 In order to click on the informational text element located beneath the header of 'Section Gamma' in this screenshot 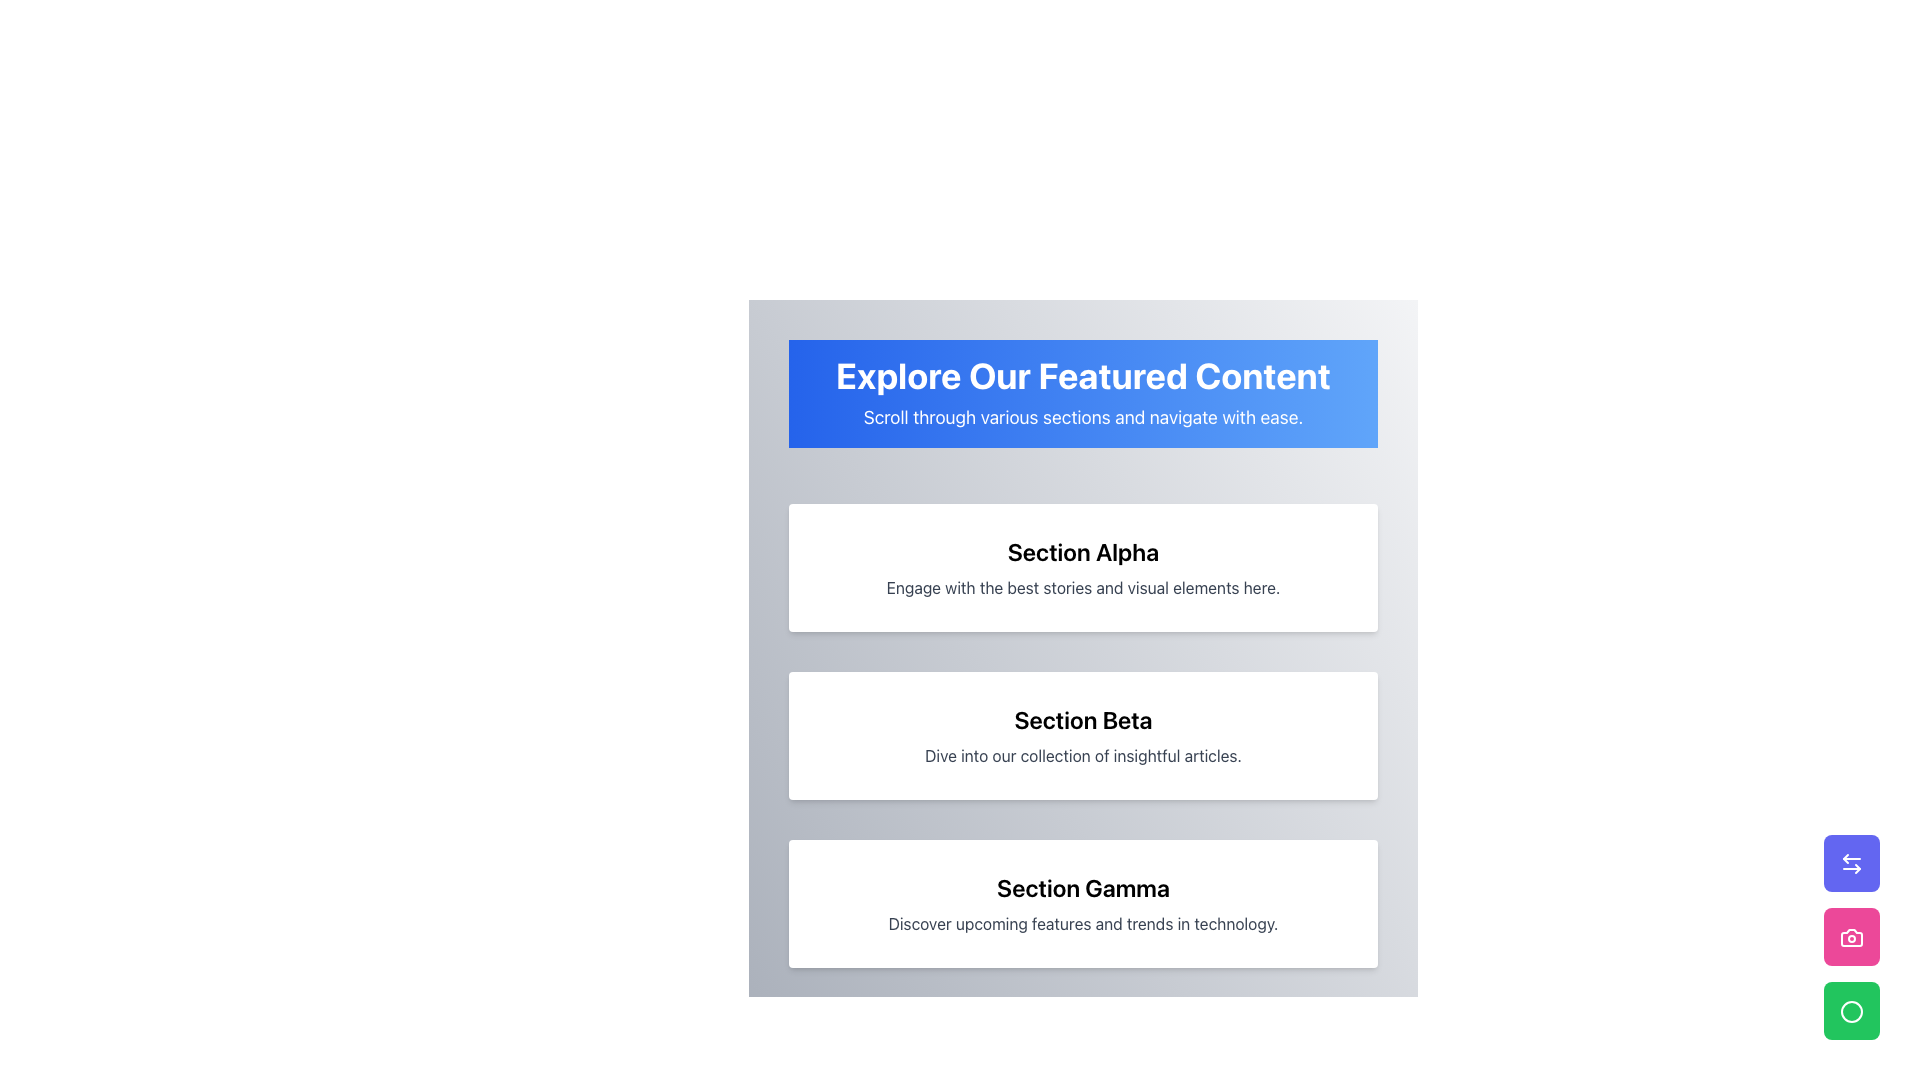, I will do `click(1082, 924)`.